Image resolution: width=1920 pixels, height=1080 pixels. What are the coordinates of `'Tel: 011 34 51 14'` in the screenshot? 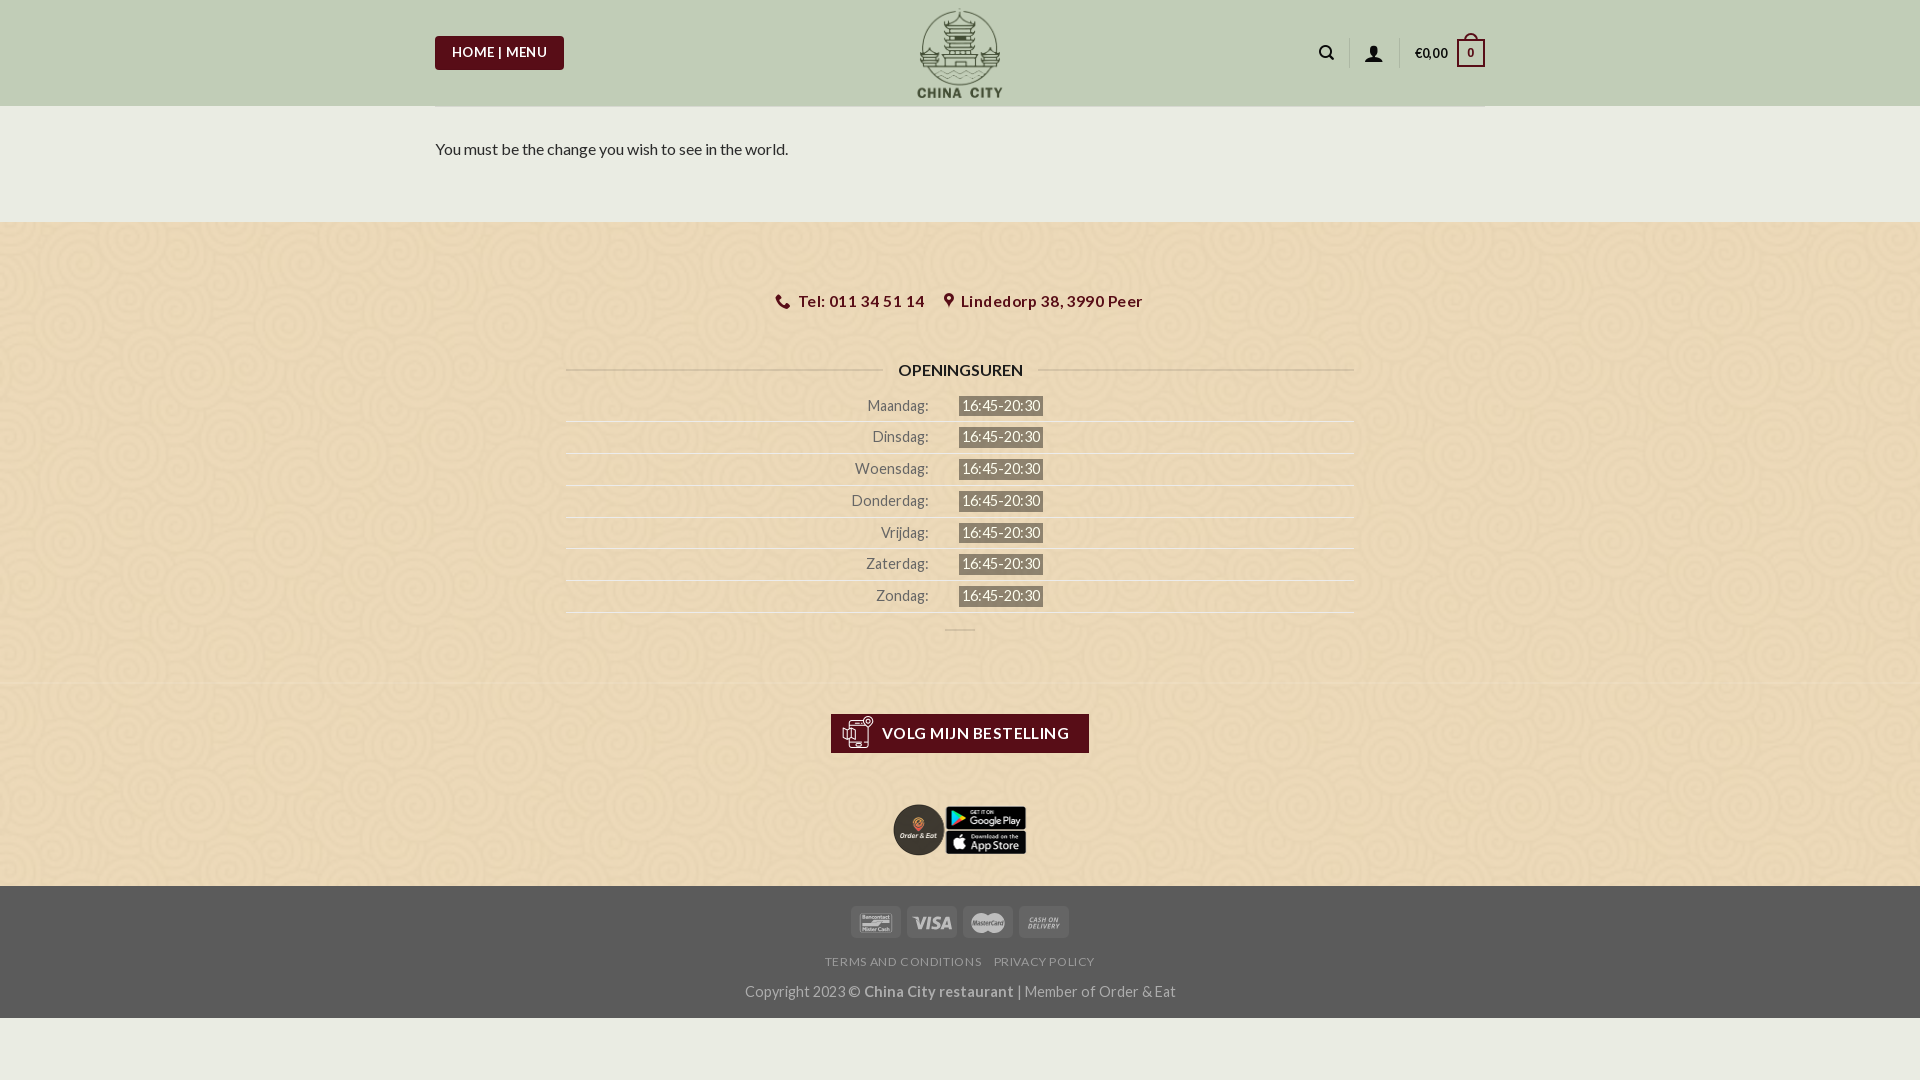 It's located at (850, 301).